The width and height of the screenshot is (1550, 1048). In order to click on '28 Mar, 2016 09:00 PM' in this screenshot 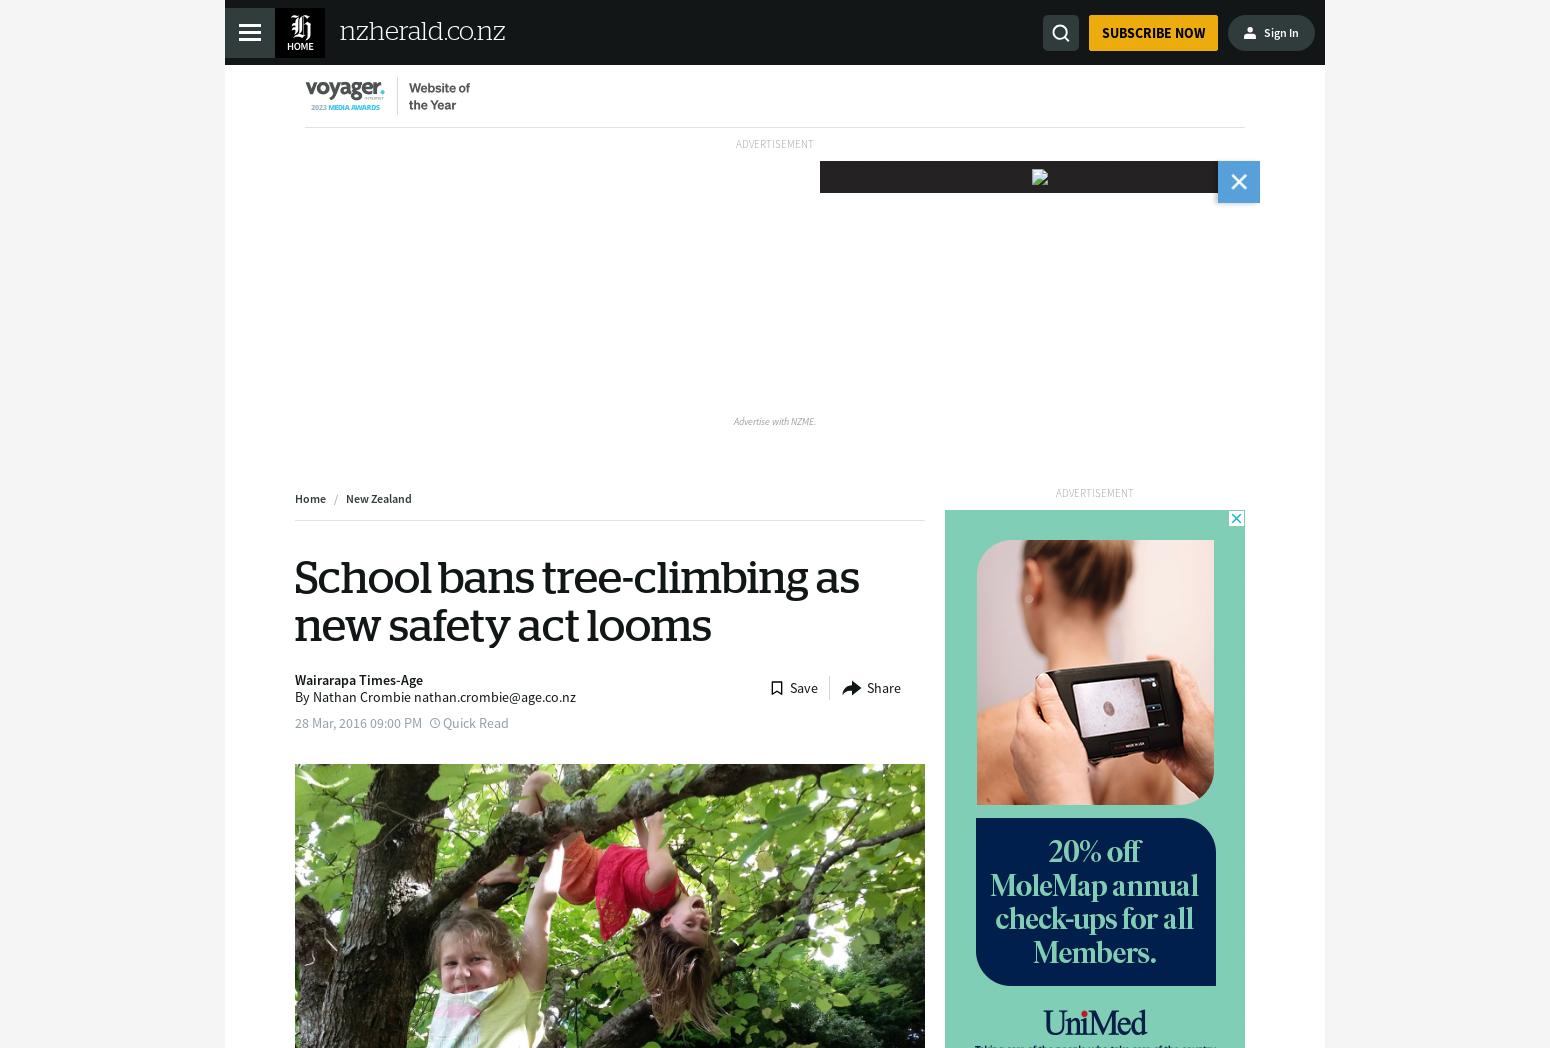, I will do `click(357, 720)`.